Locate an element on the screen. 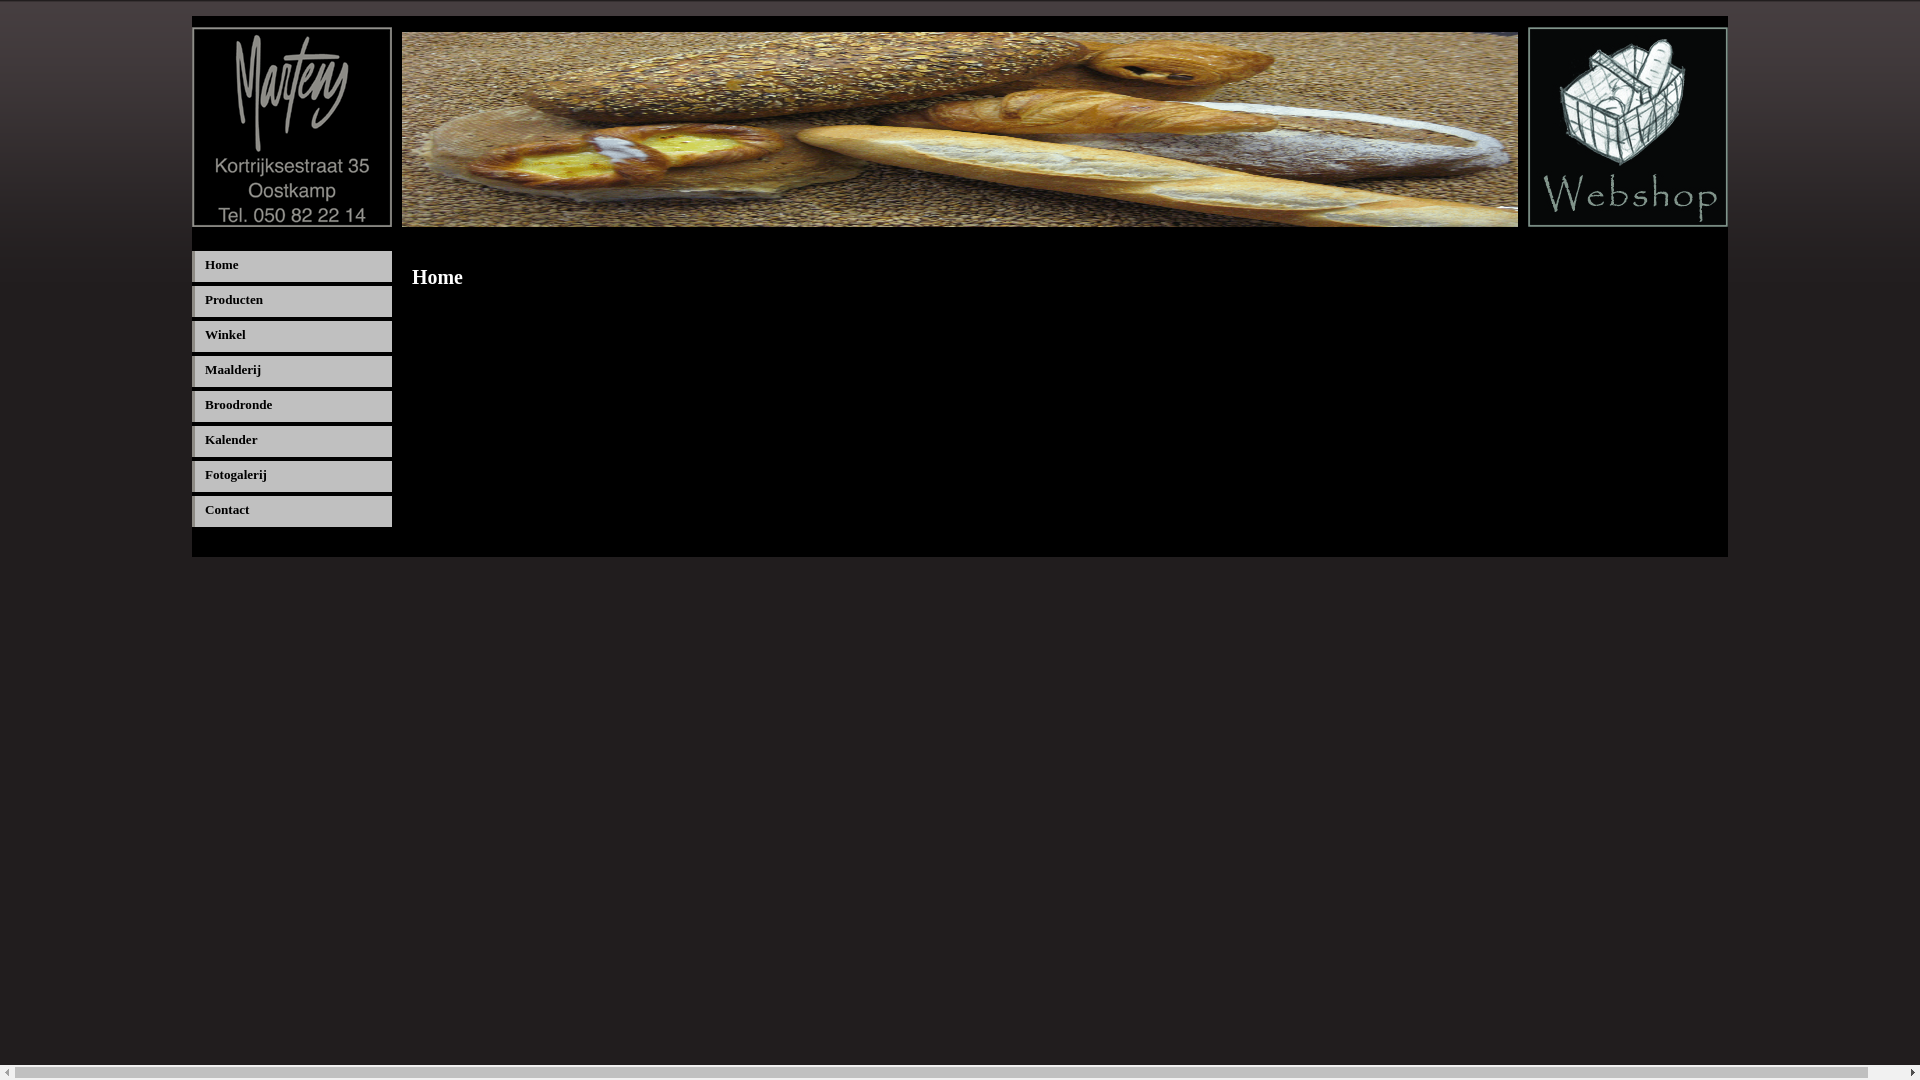 The height and width of the screenshot is (1080, 1920). 'Producten' is located at coordinates (291, 301).